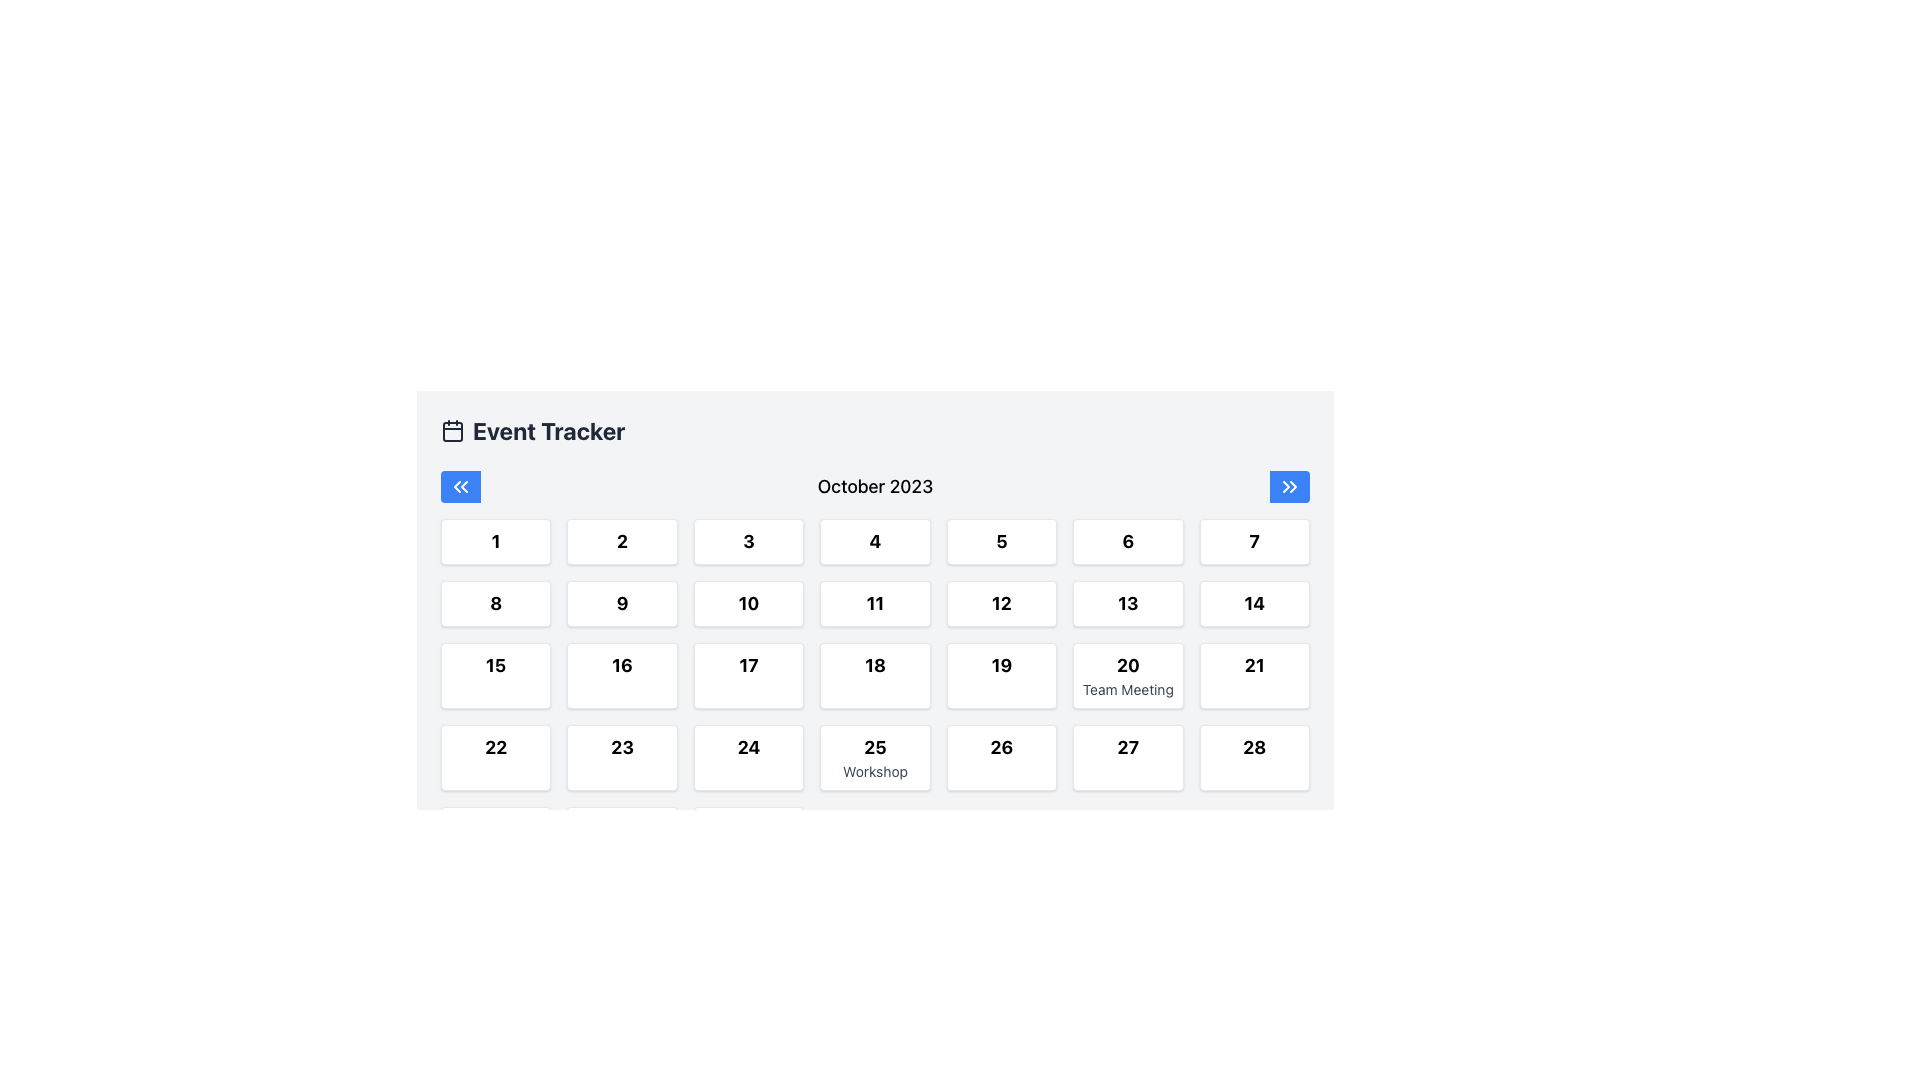 This screenshot has width=1920, height=1080. I want to click on the Calendar Day Block representing the 26th day for more details, so click(1001, 758).